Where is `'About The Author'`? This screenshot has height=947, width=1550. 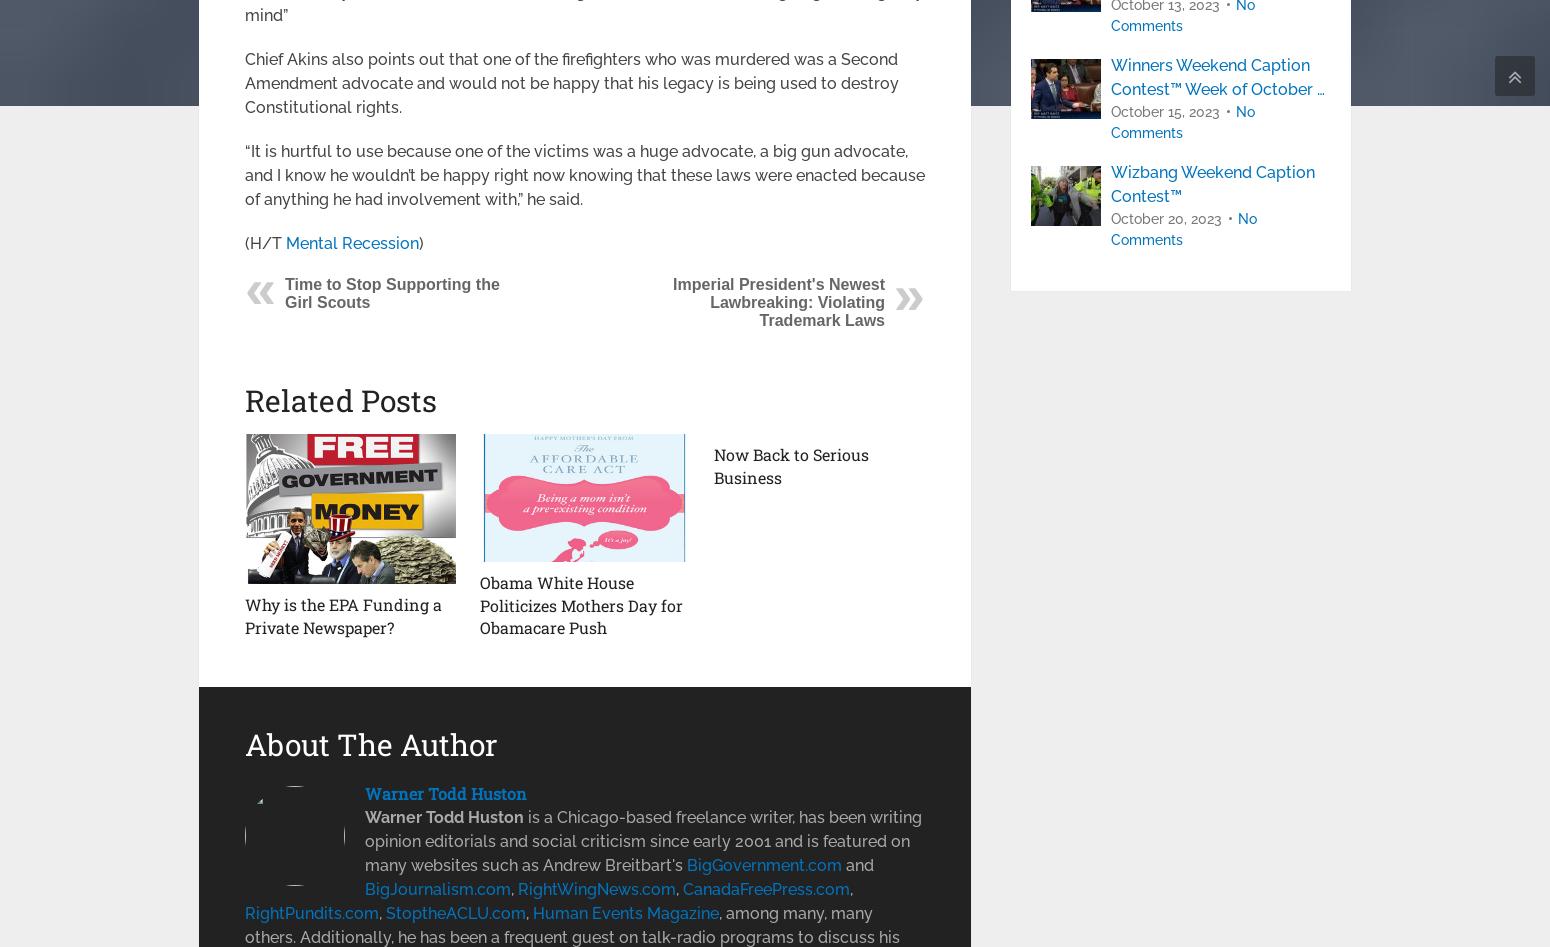
'About The Author' is located at coordinates (370, 742).